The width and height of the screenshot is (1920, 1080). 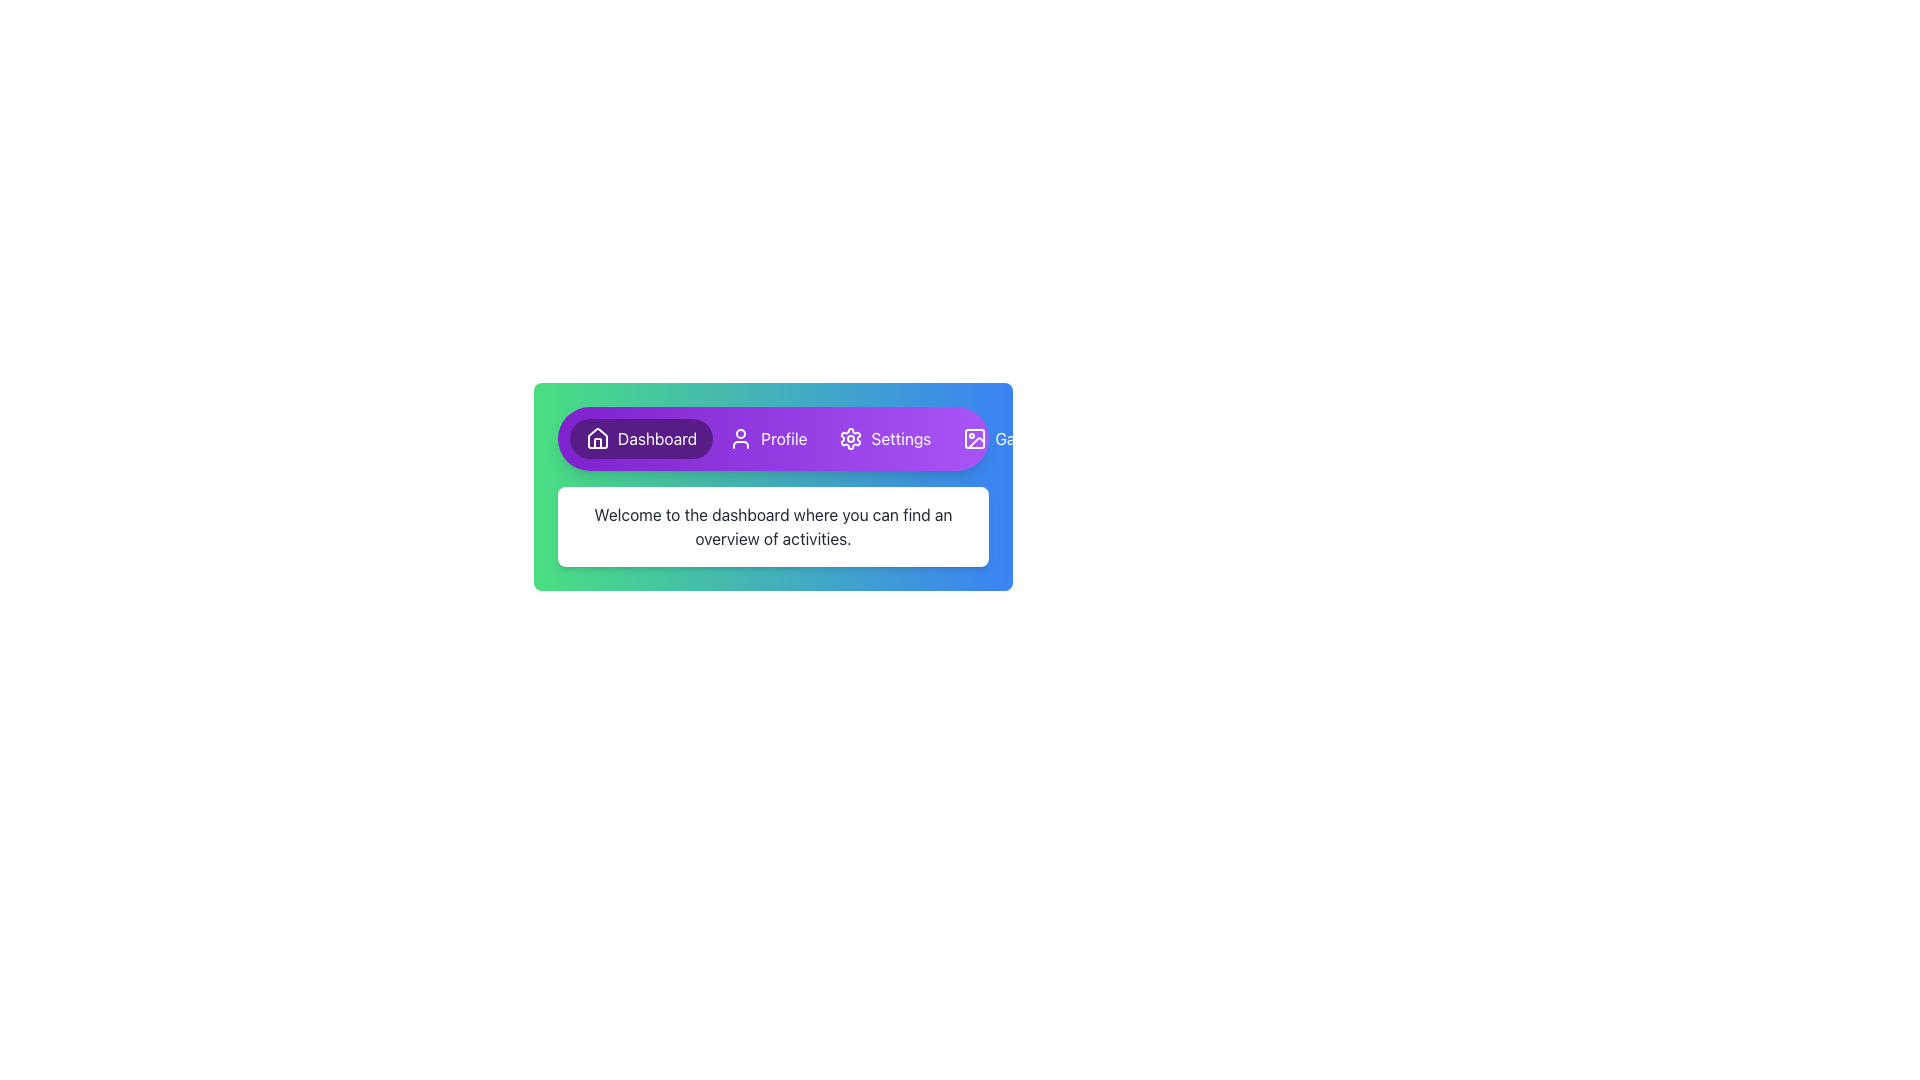 I want to click on text content of the 'Profile' text label, which is displayed in white font on a purple background and is located within the navigation bar at the top of the interface, so click(x=783, y=438).